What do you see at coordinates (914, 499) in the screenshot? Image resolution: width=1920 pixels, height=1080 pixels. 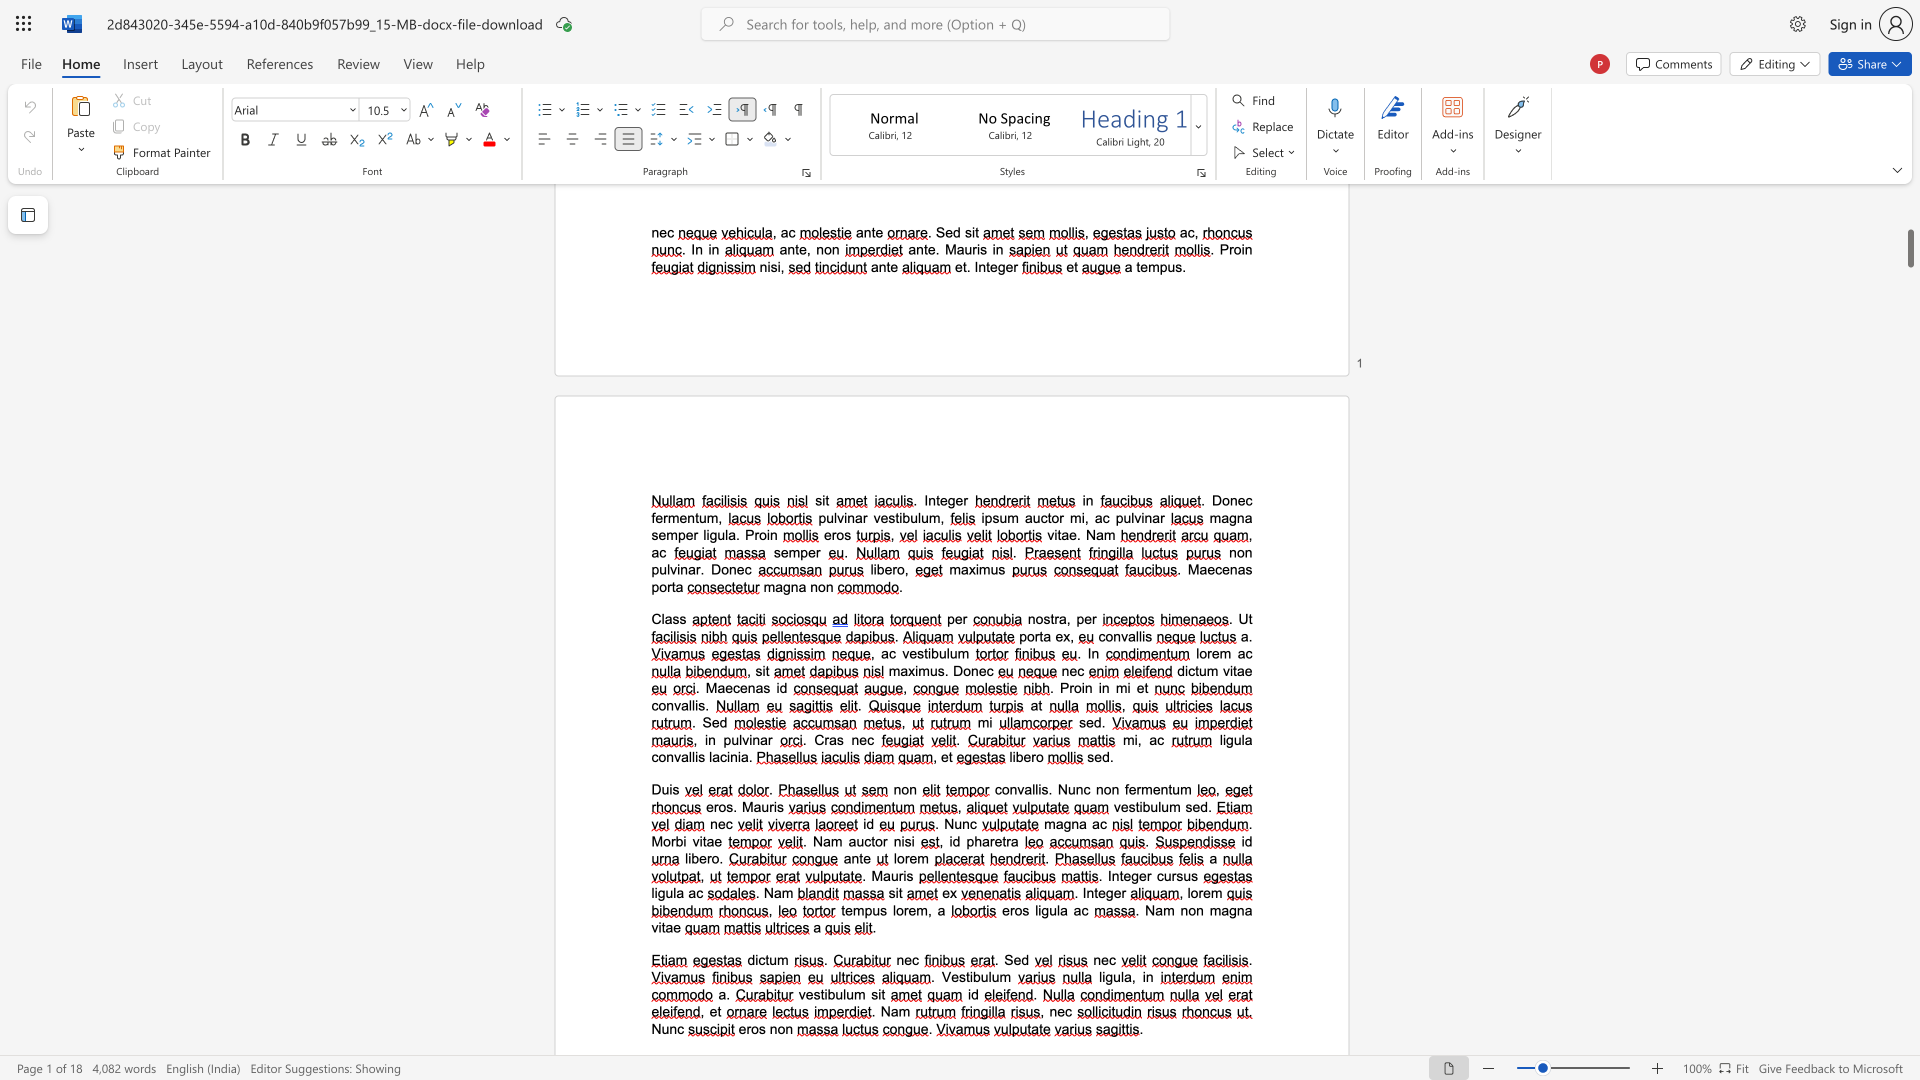 I see `the 1th character "." in the text` at bounding box center [914, 499].